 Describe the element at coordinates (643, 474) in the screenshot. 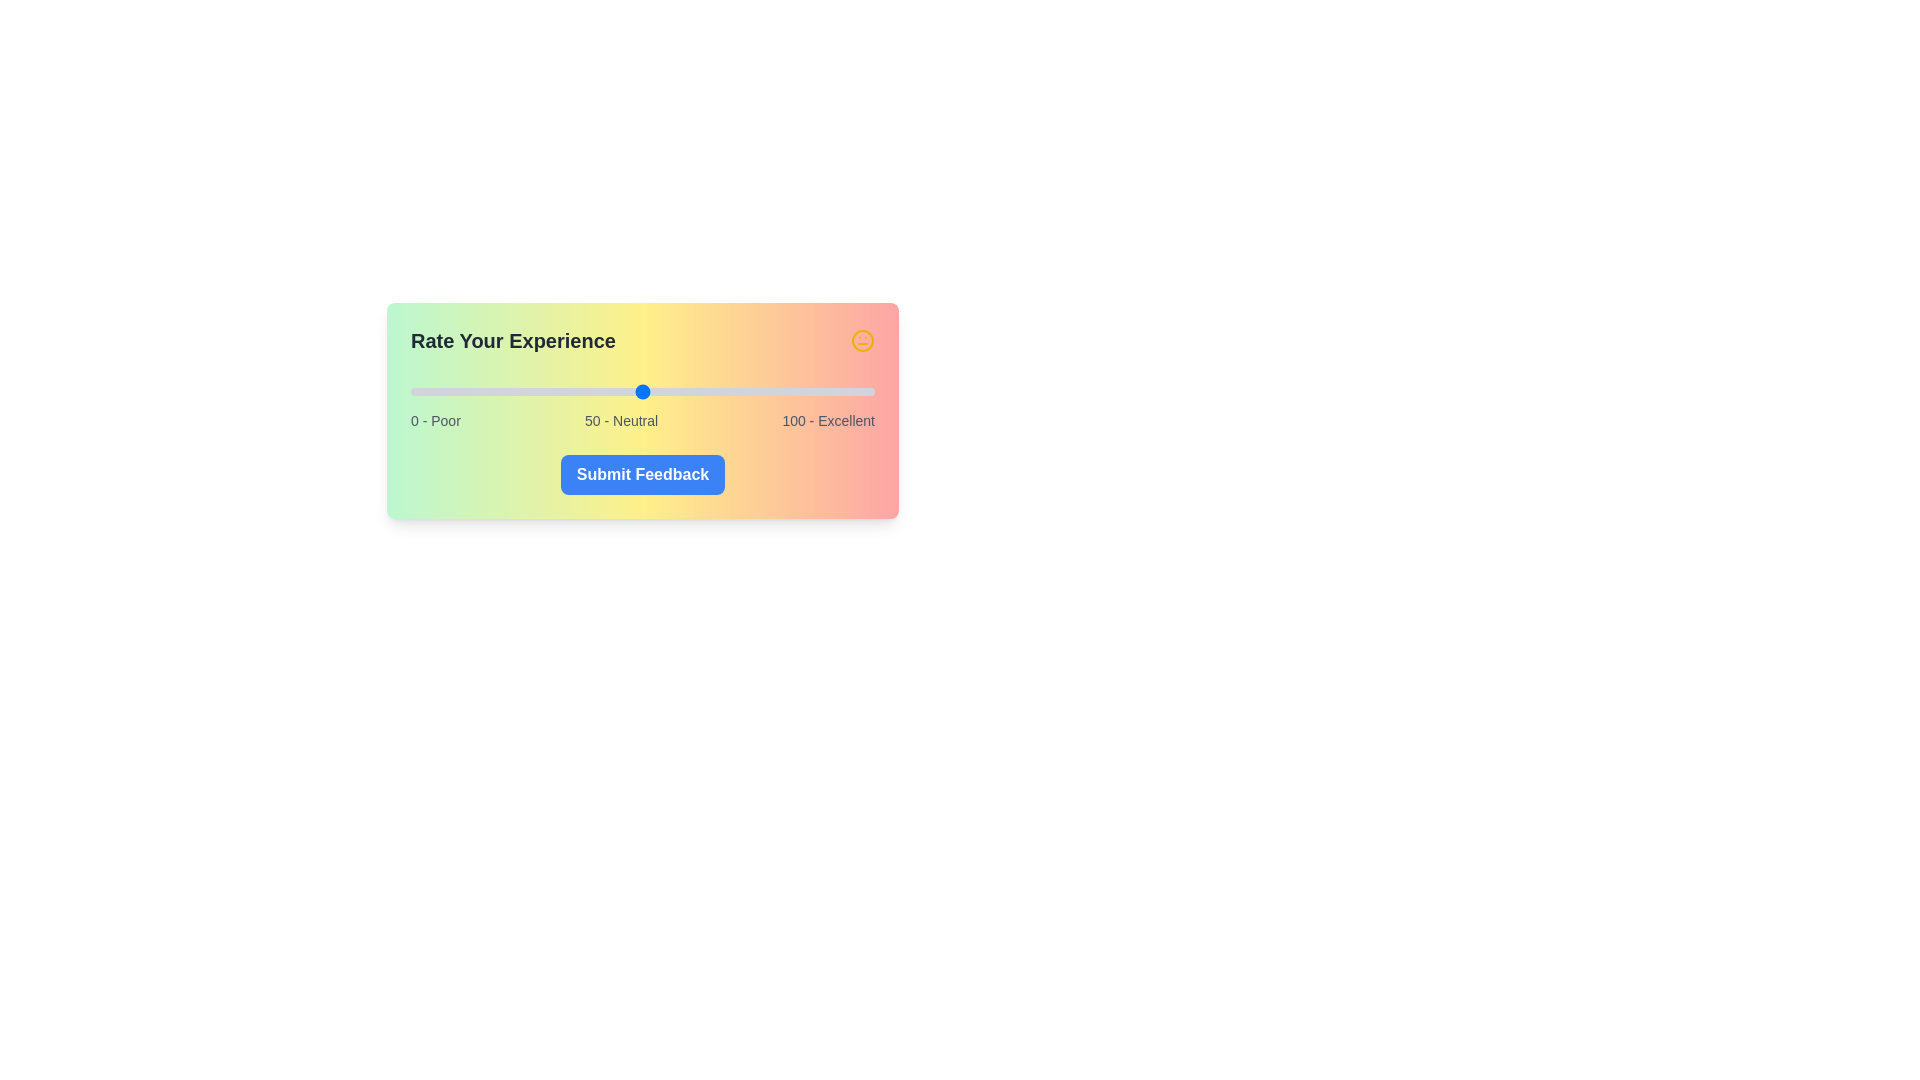

I see `the 'Submit Feedback' button` at that location.